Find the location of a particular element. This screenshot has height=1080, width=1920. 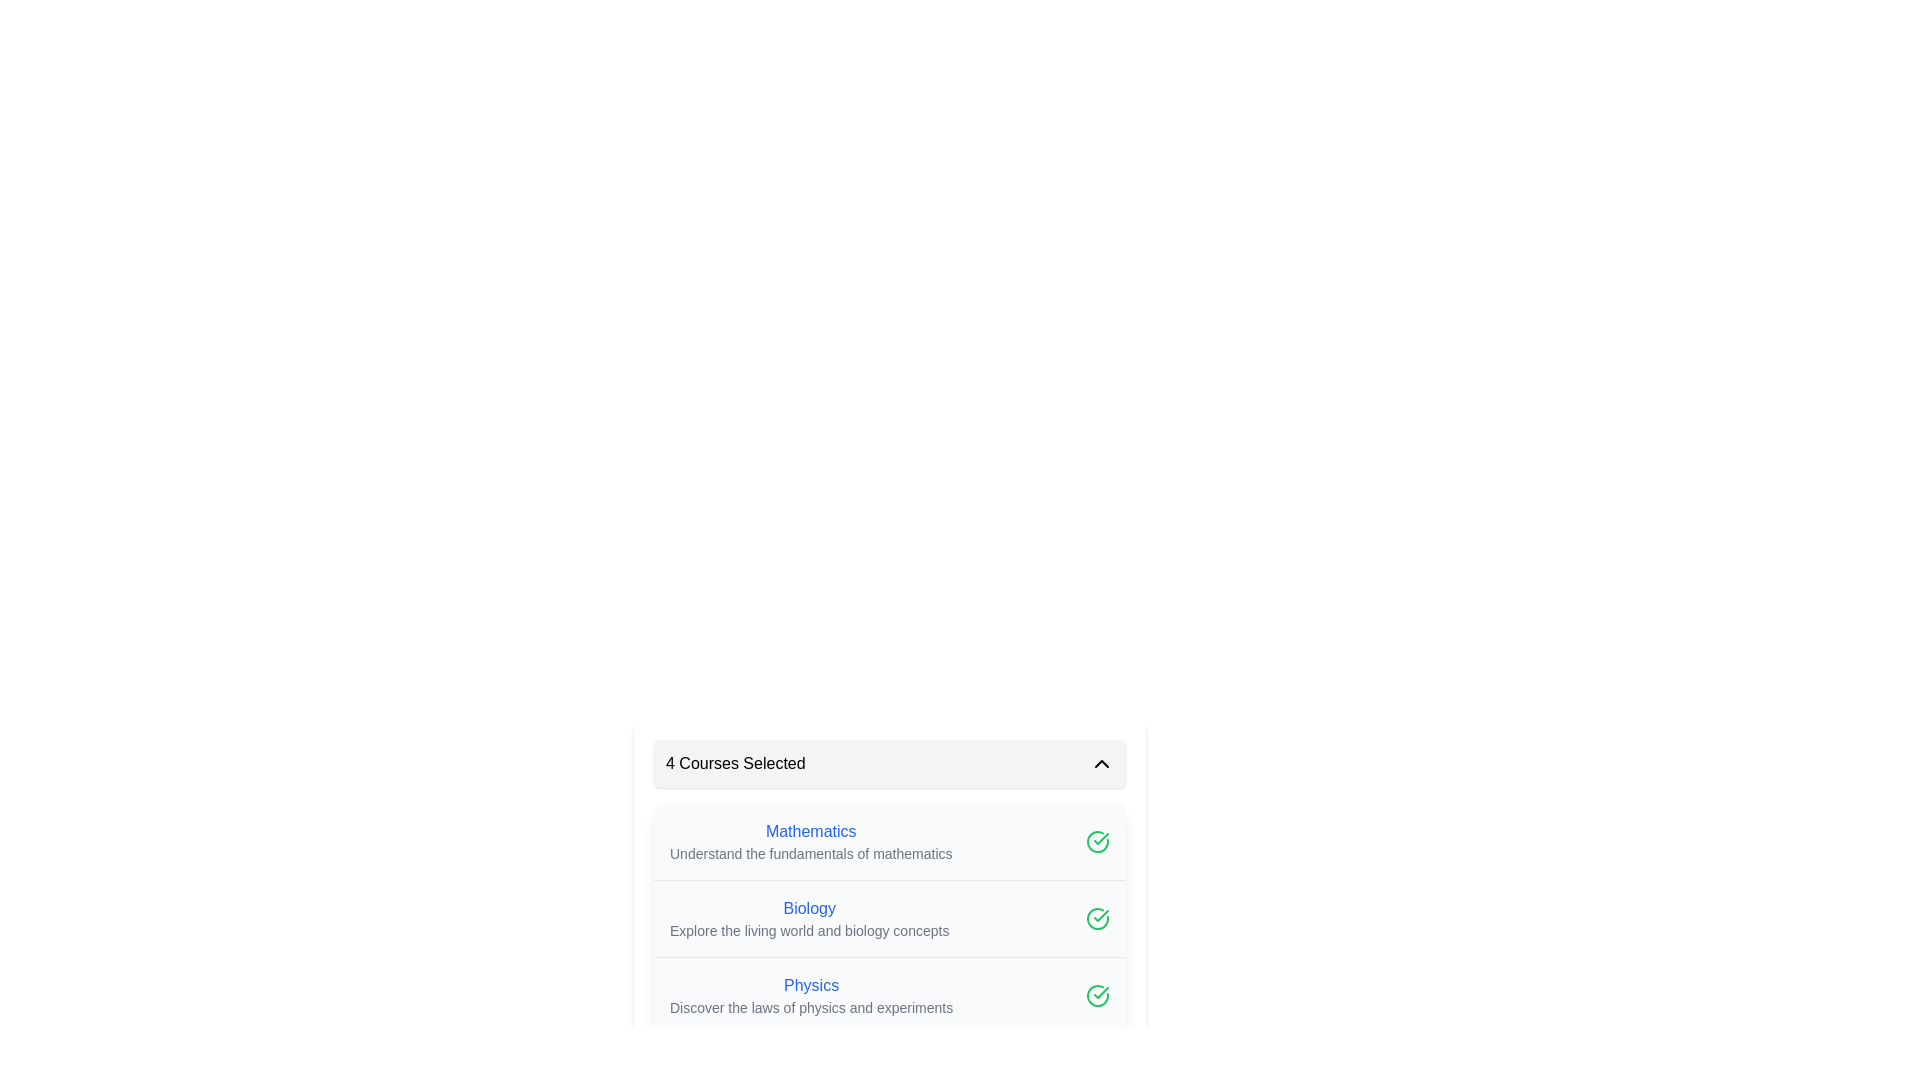

the visual indication of the green circular icon with a checkmark symbol, which signifies confirmation or completion, located to the far right of the row associated with 'Mathematics' is located at coordinates (1097, 841).